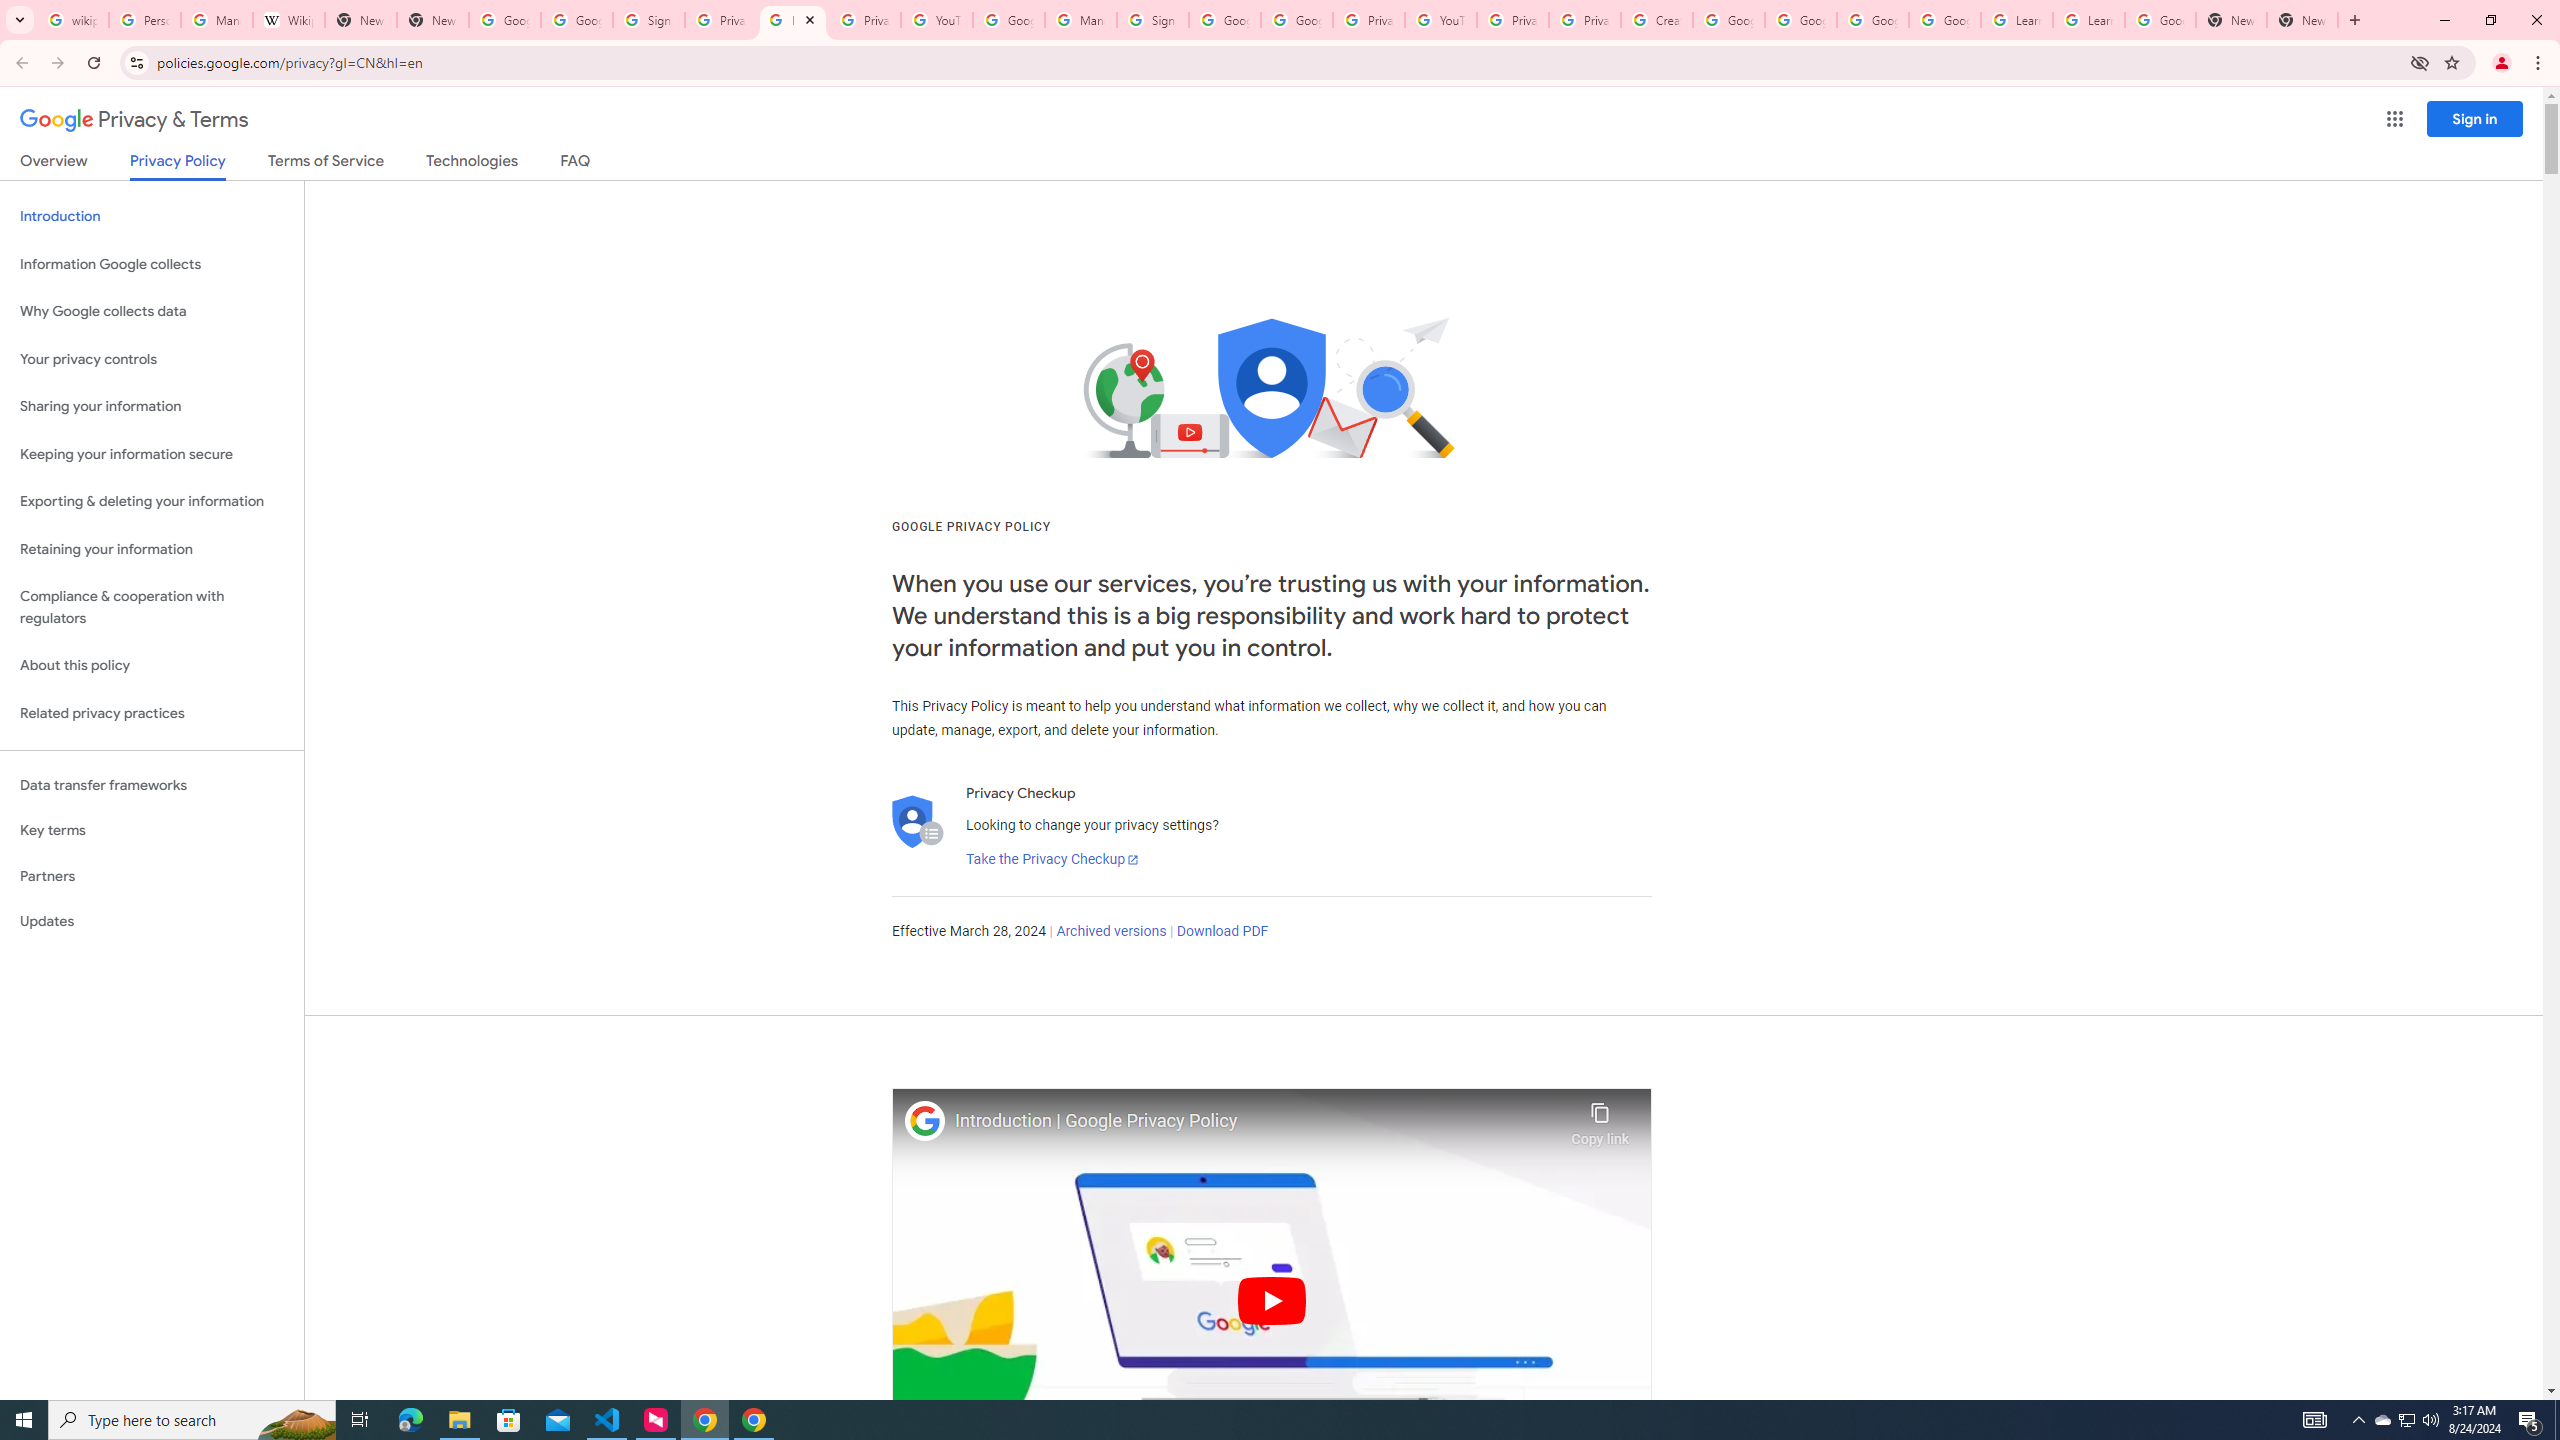 This screenshot has width=2560, height=1440. Describe the element at coordinates (1153, 19) in the screenshot. I see `'Sign in - Google Accounts'` at that location.